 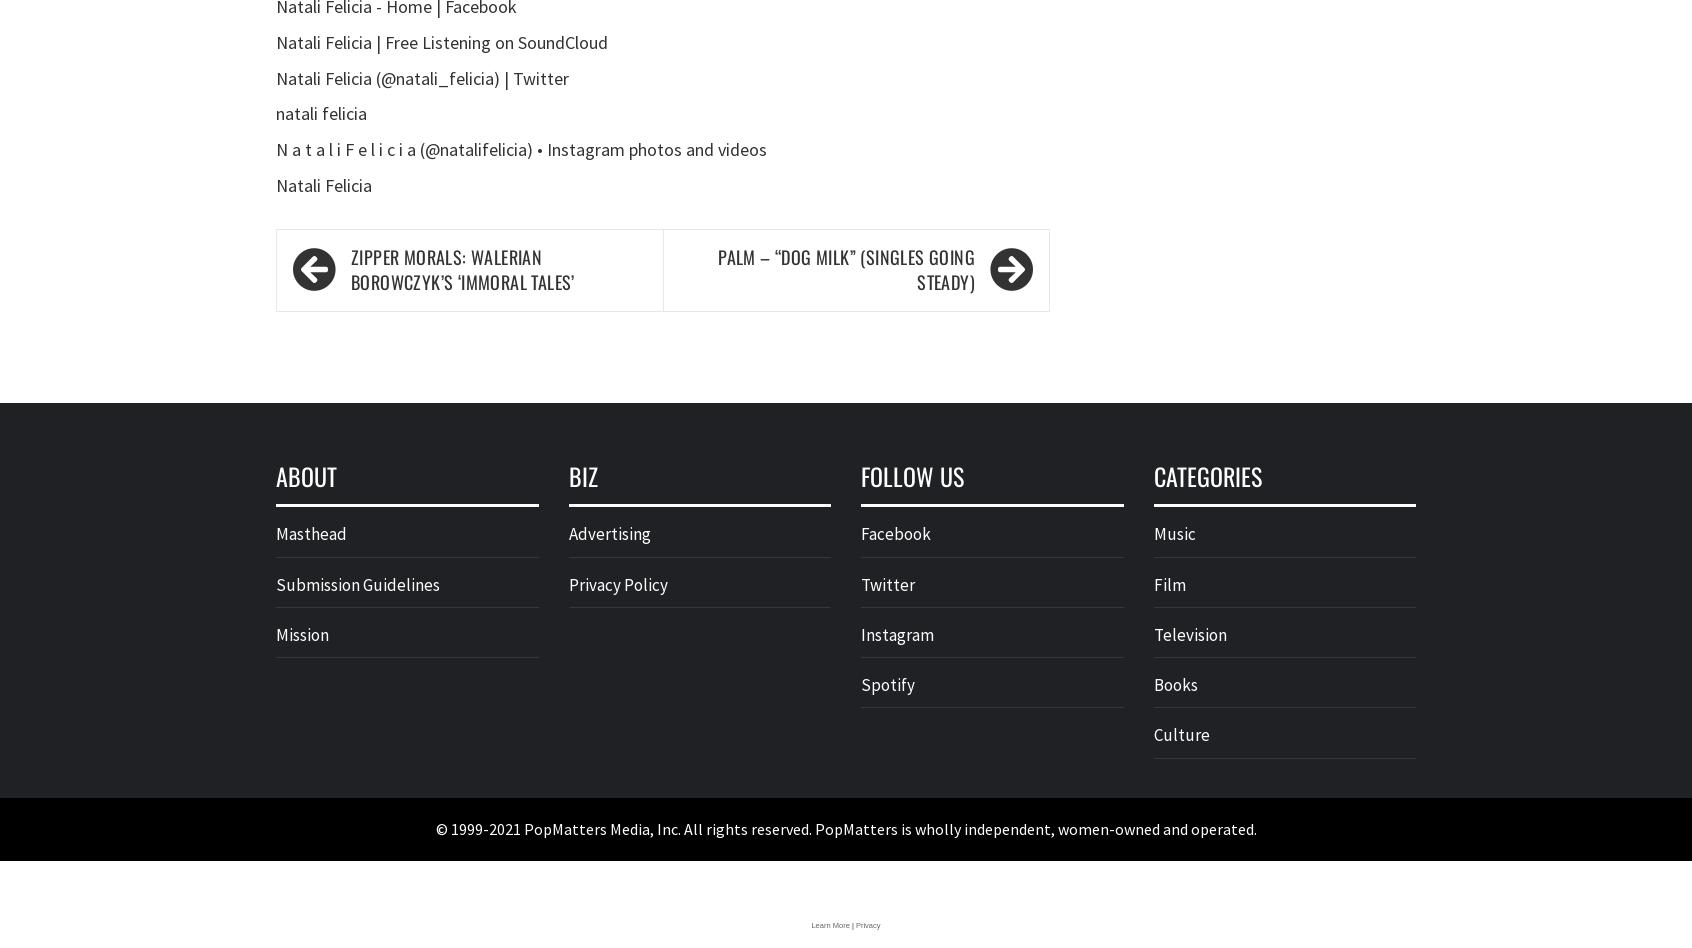 I want to click on 'Natali Felicia (@natali_felicia) | Twitter', so click(x=422, y=77).